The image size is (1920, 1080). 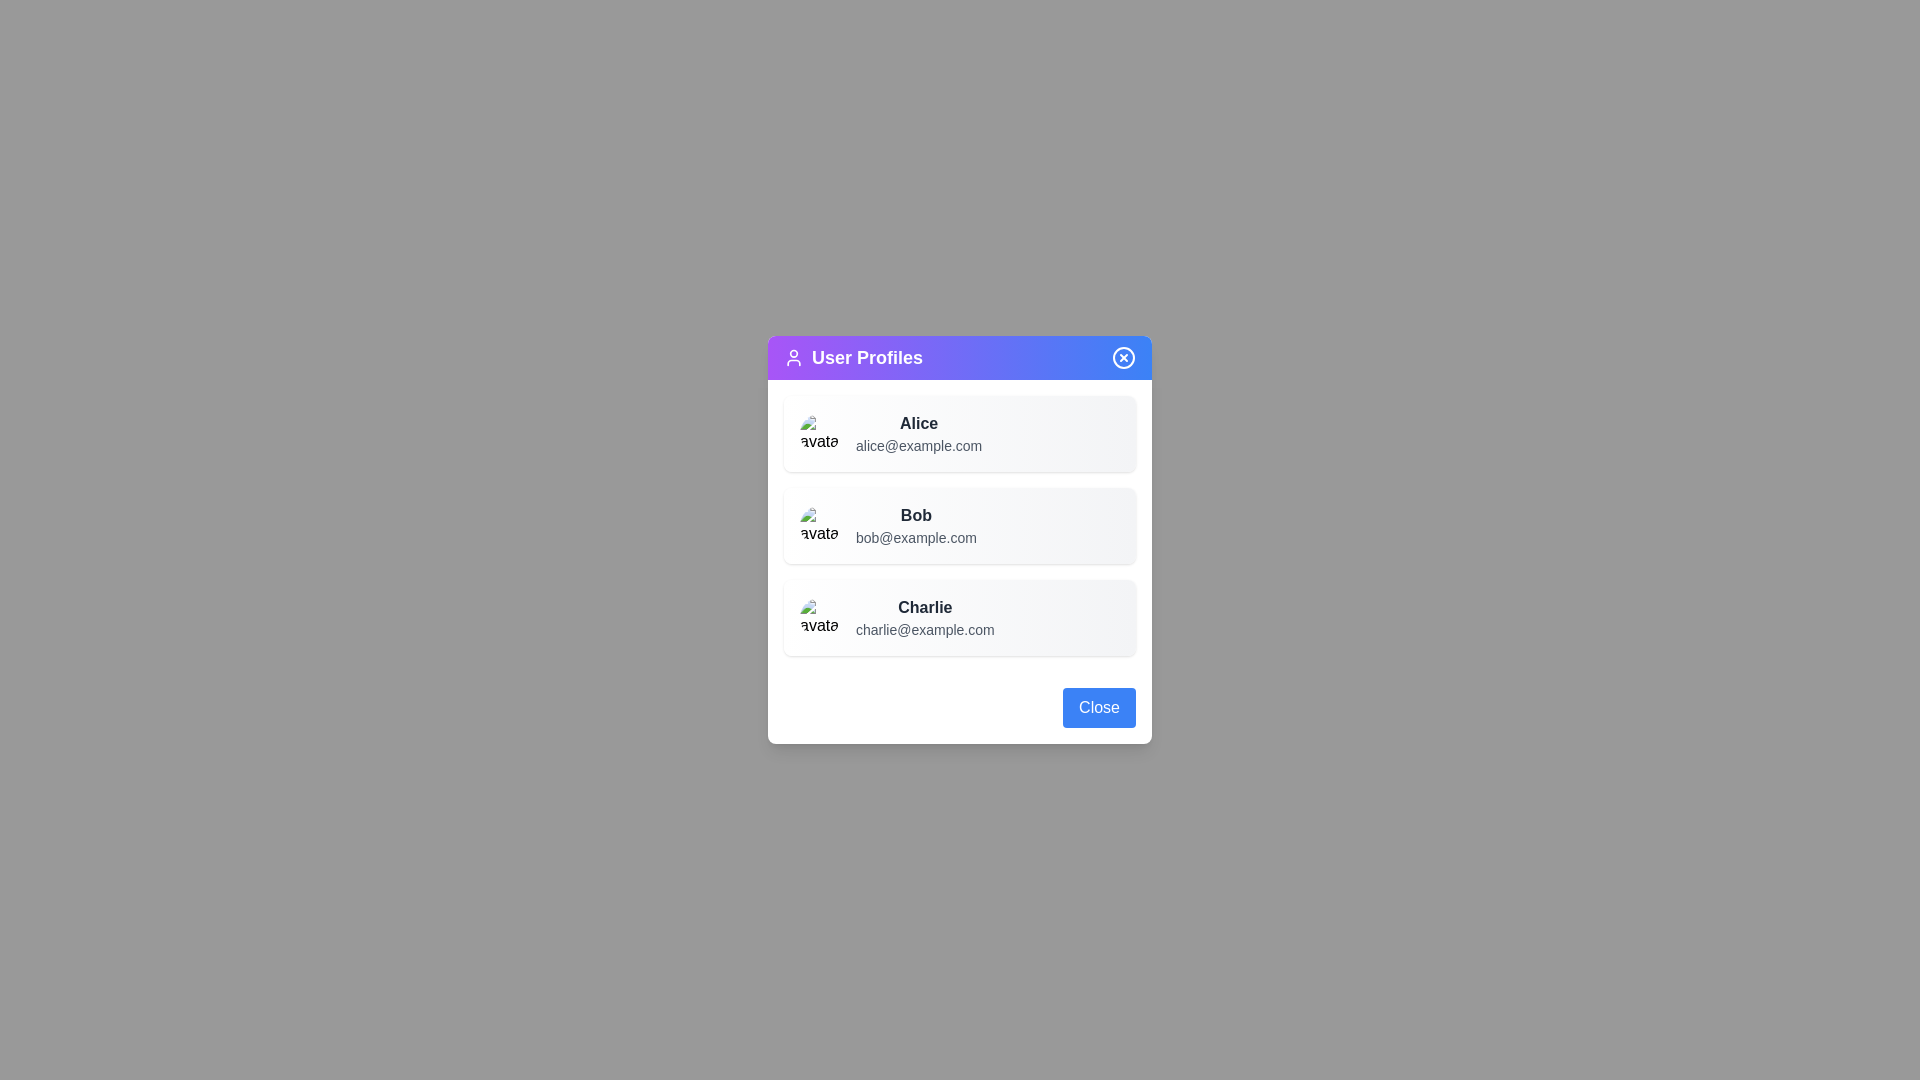 I want to click on the 'Close' button to close the dialog, so click(x=1098, y=707).